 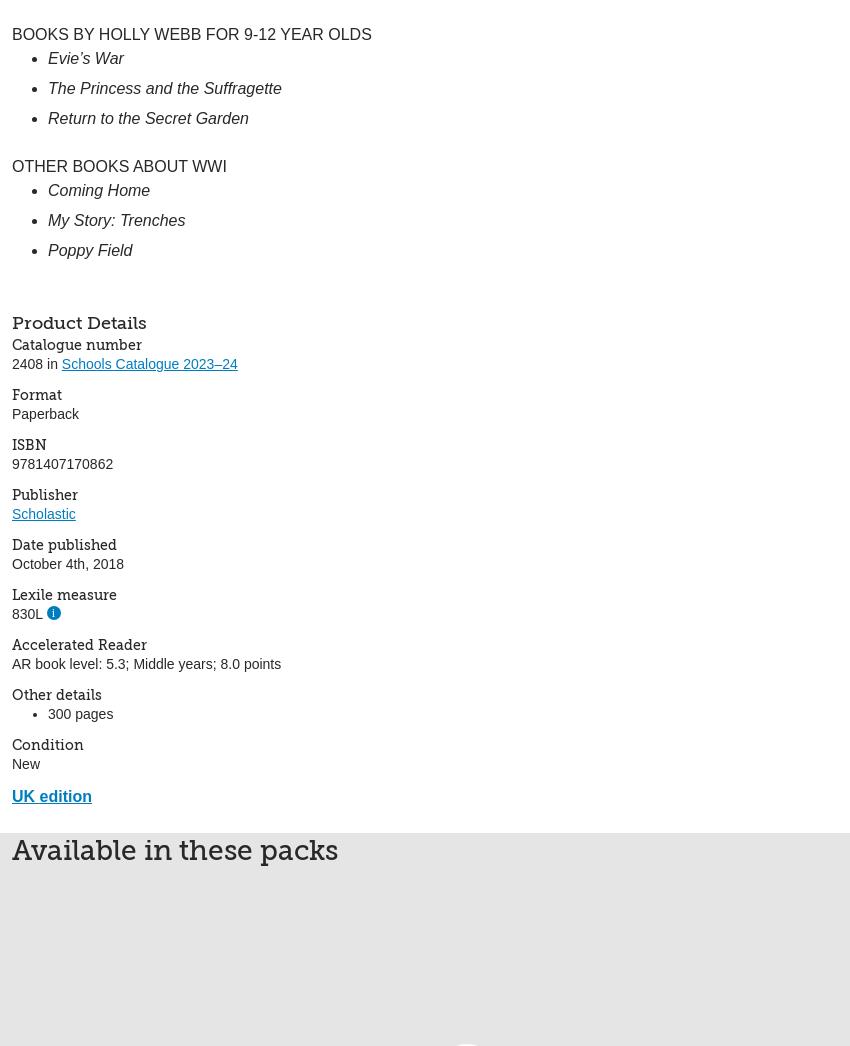 What do you see at coordinates (27, 612) in the screenshot?
I see `'830L'` at bounding box center [27, 612].